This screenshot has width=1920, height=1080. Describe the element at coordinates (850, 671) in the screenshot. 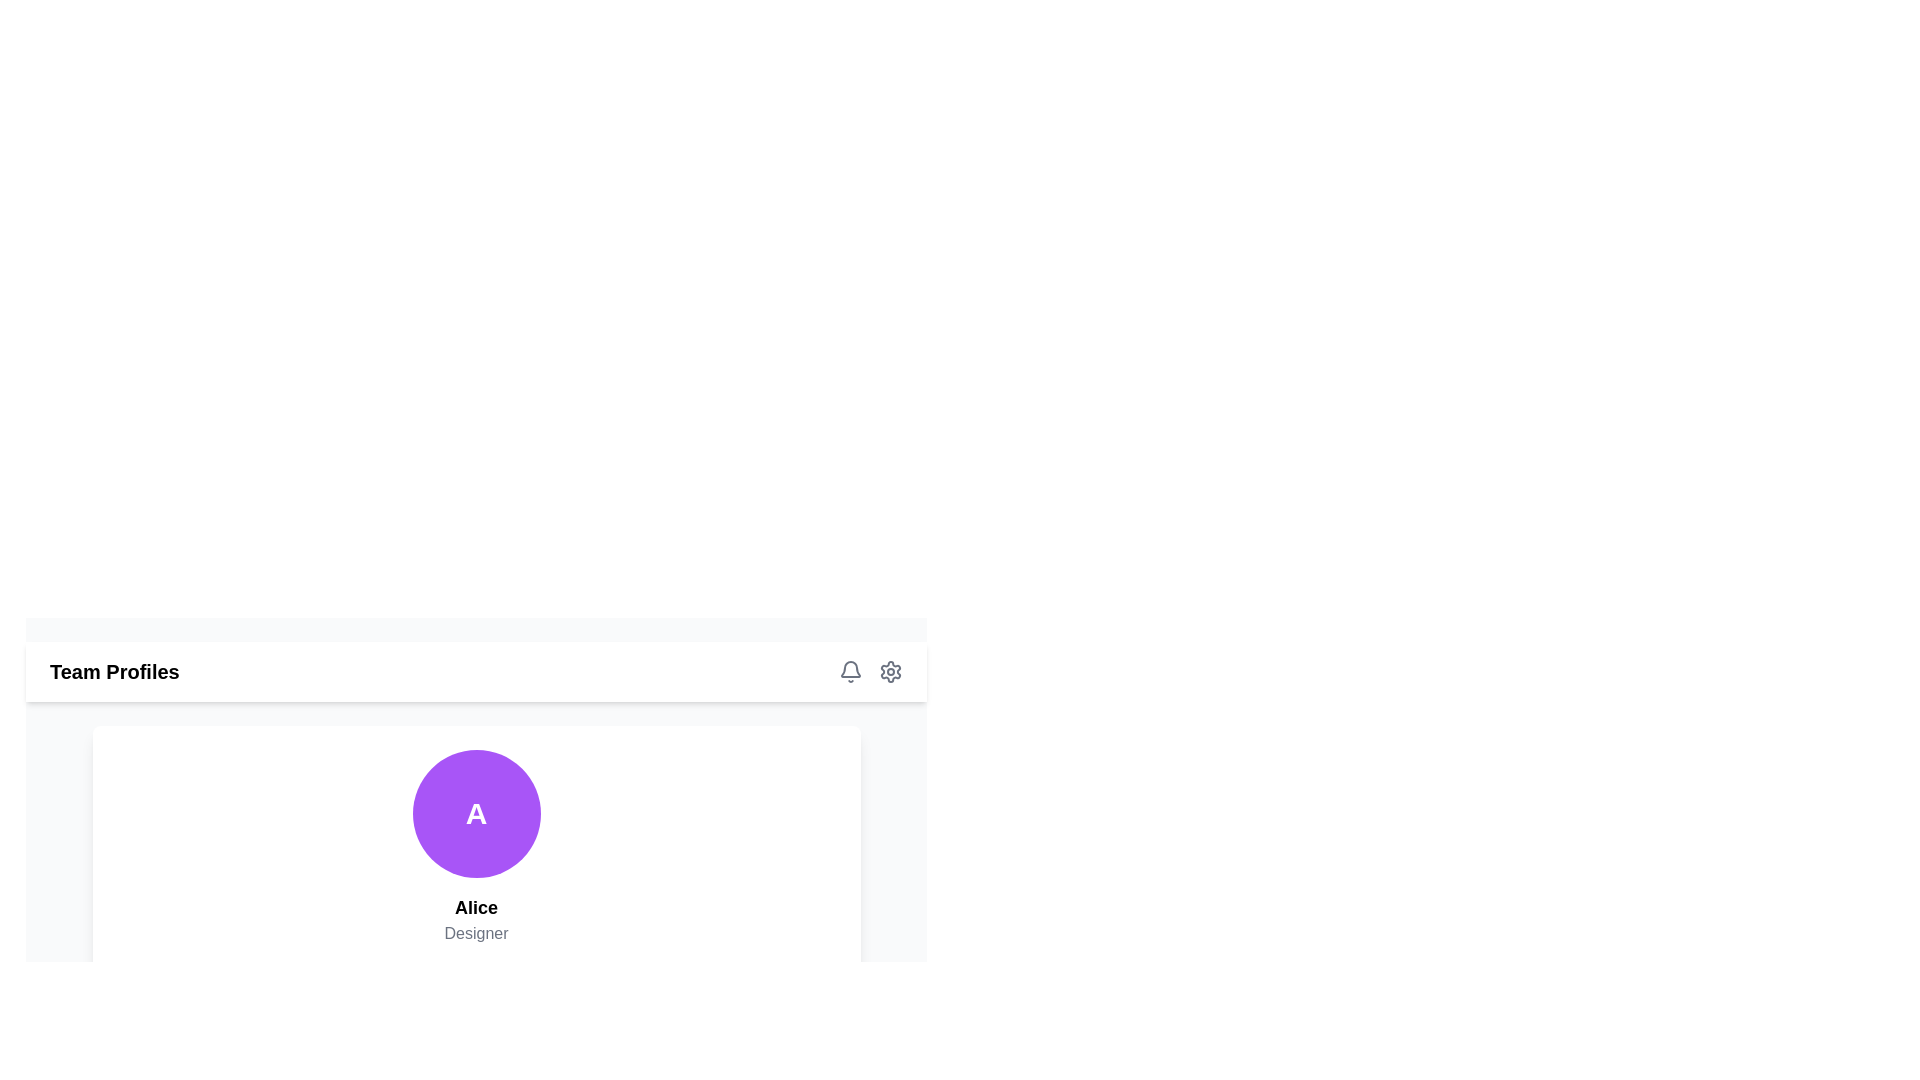

I see `the notifications icon located at the top-right corner of the user interface` at that location.